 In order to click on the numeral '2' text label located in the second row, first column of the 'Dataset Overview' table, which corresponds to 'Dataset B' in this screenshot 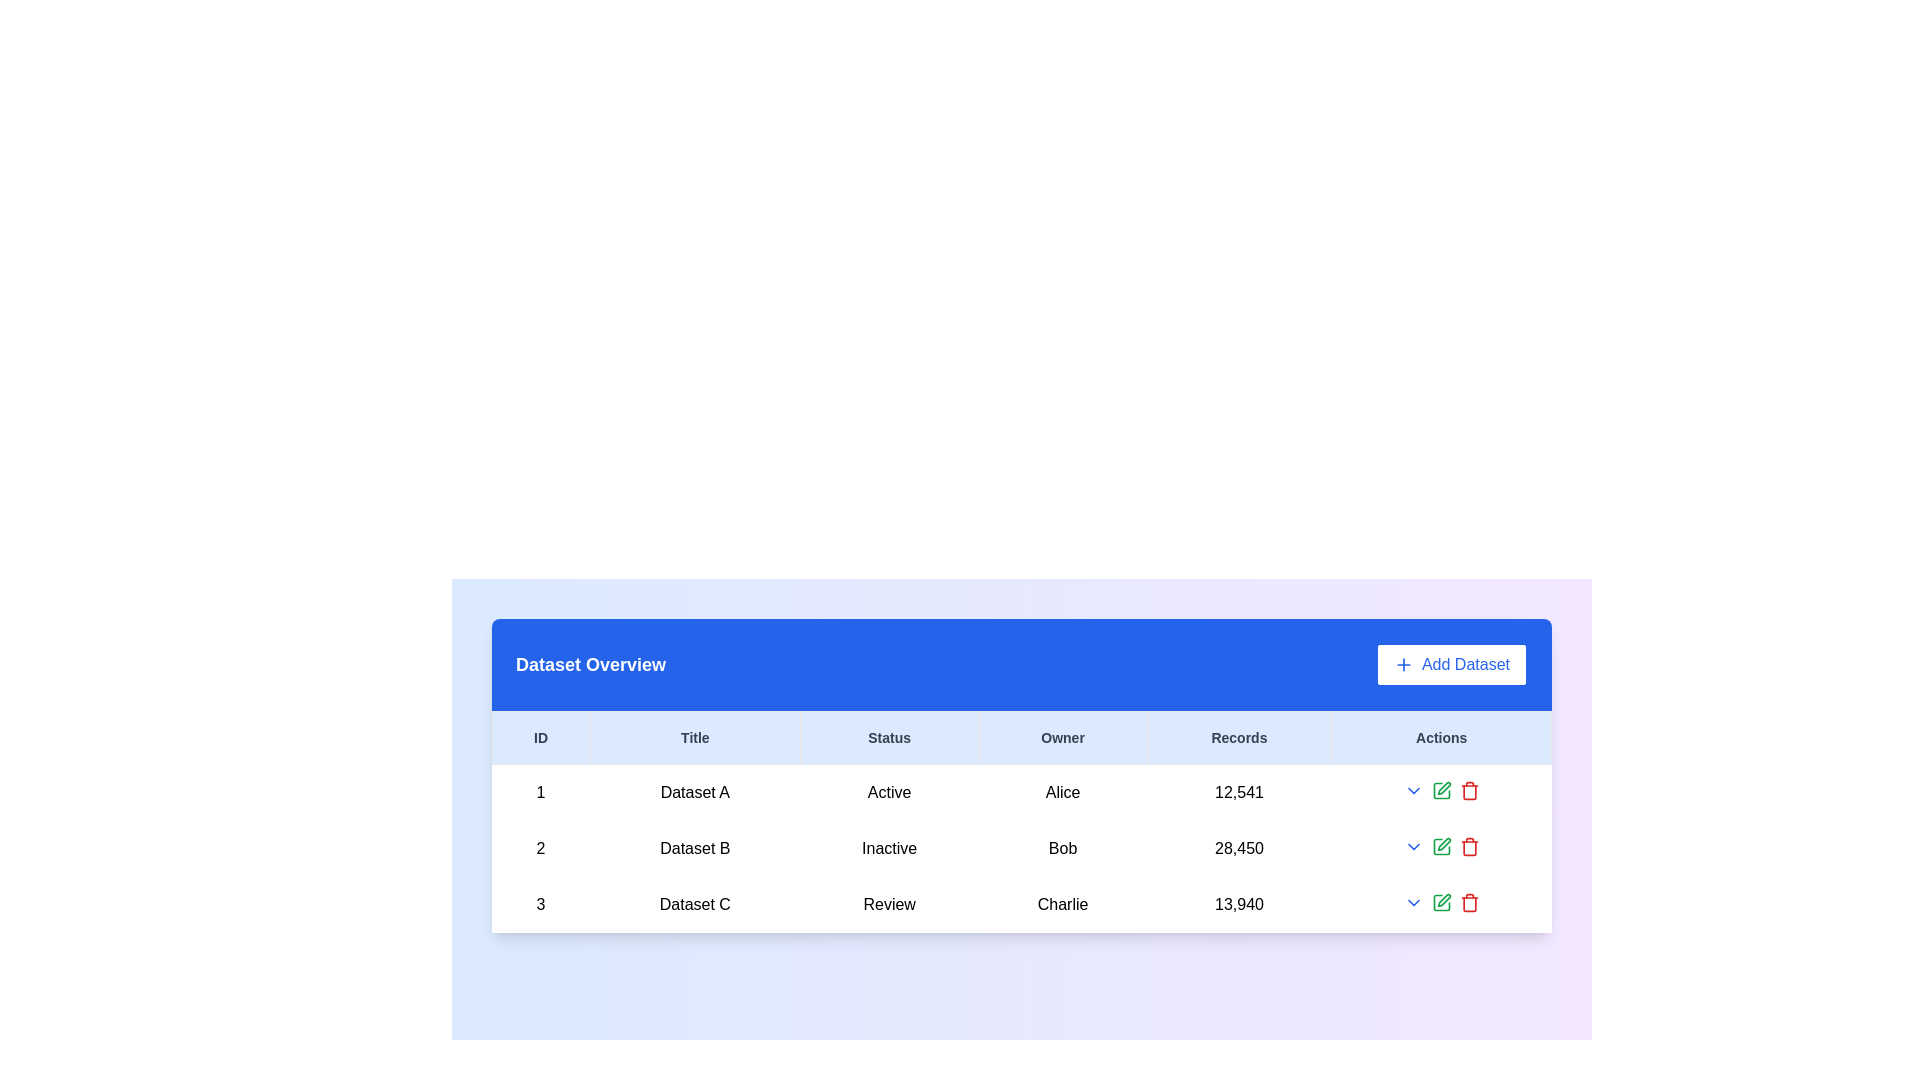, I will do `click(541, 848)`.